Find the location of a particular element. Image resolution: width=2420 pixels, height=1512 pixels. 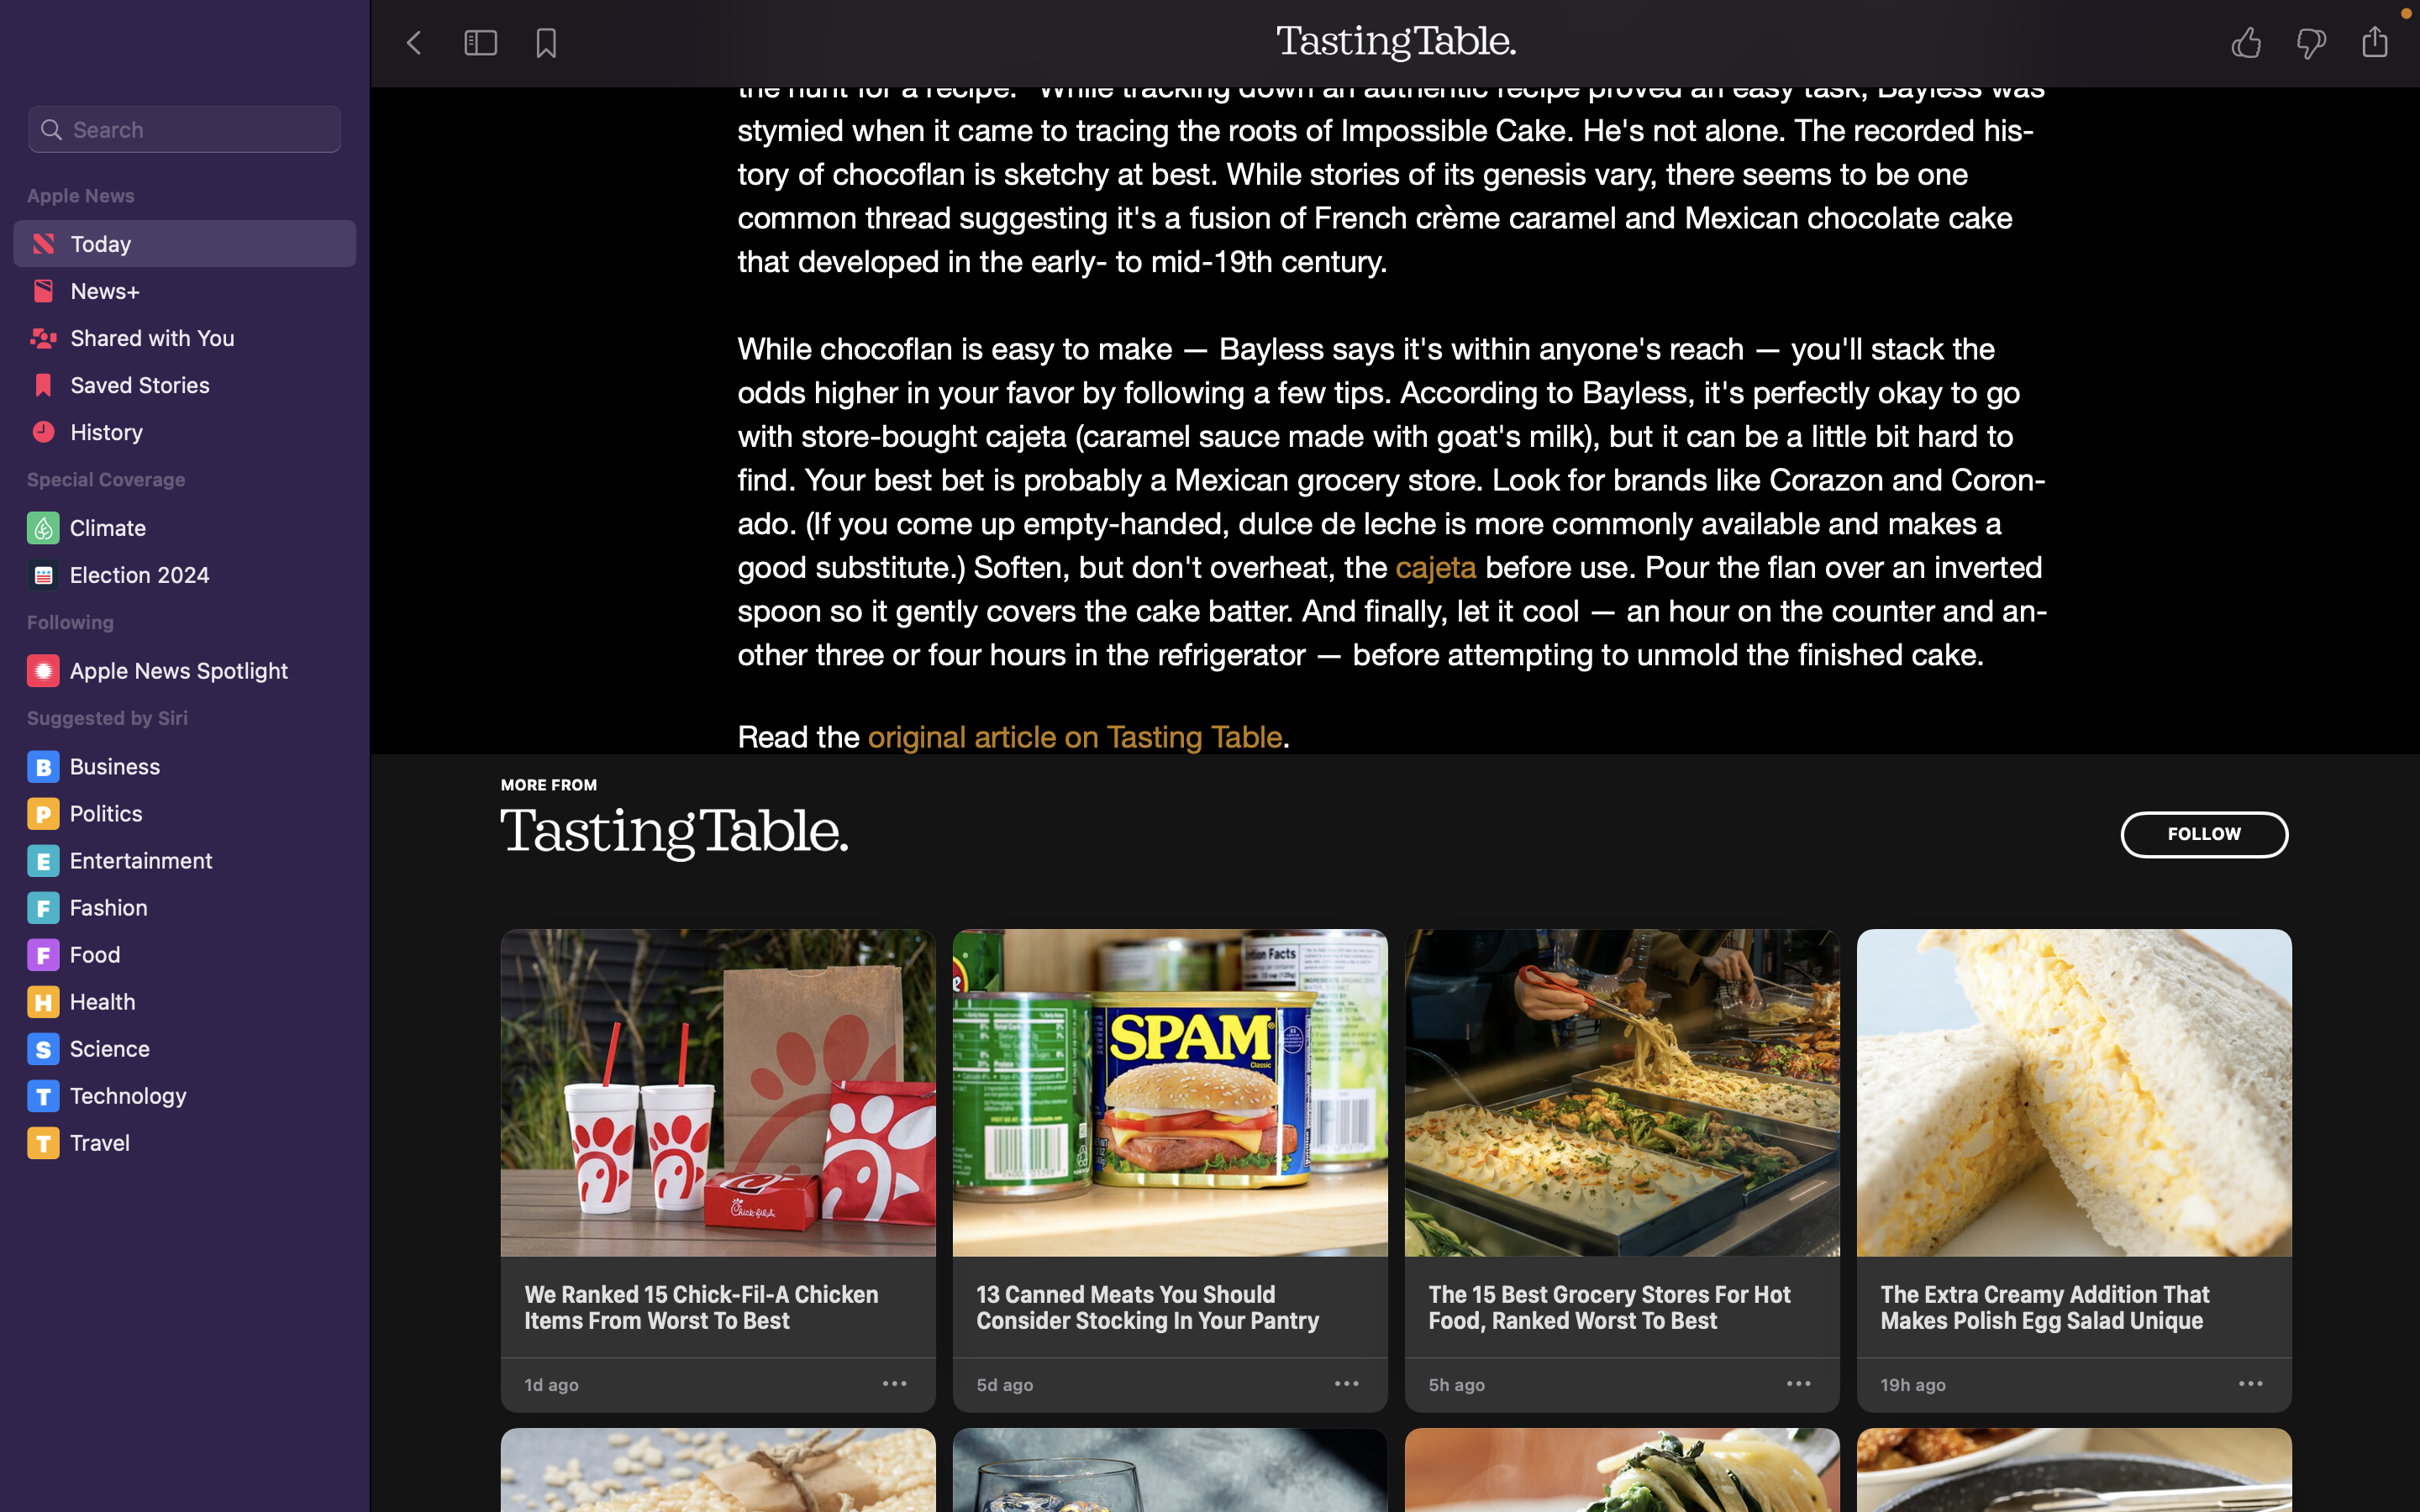

Show disapproval for the story is located at coordinates (2317, 45).